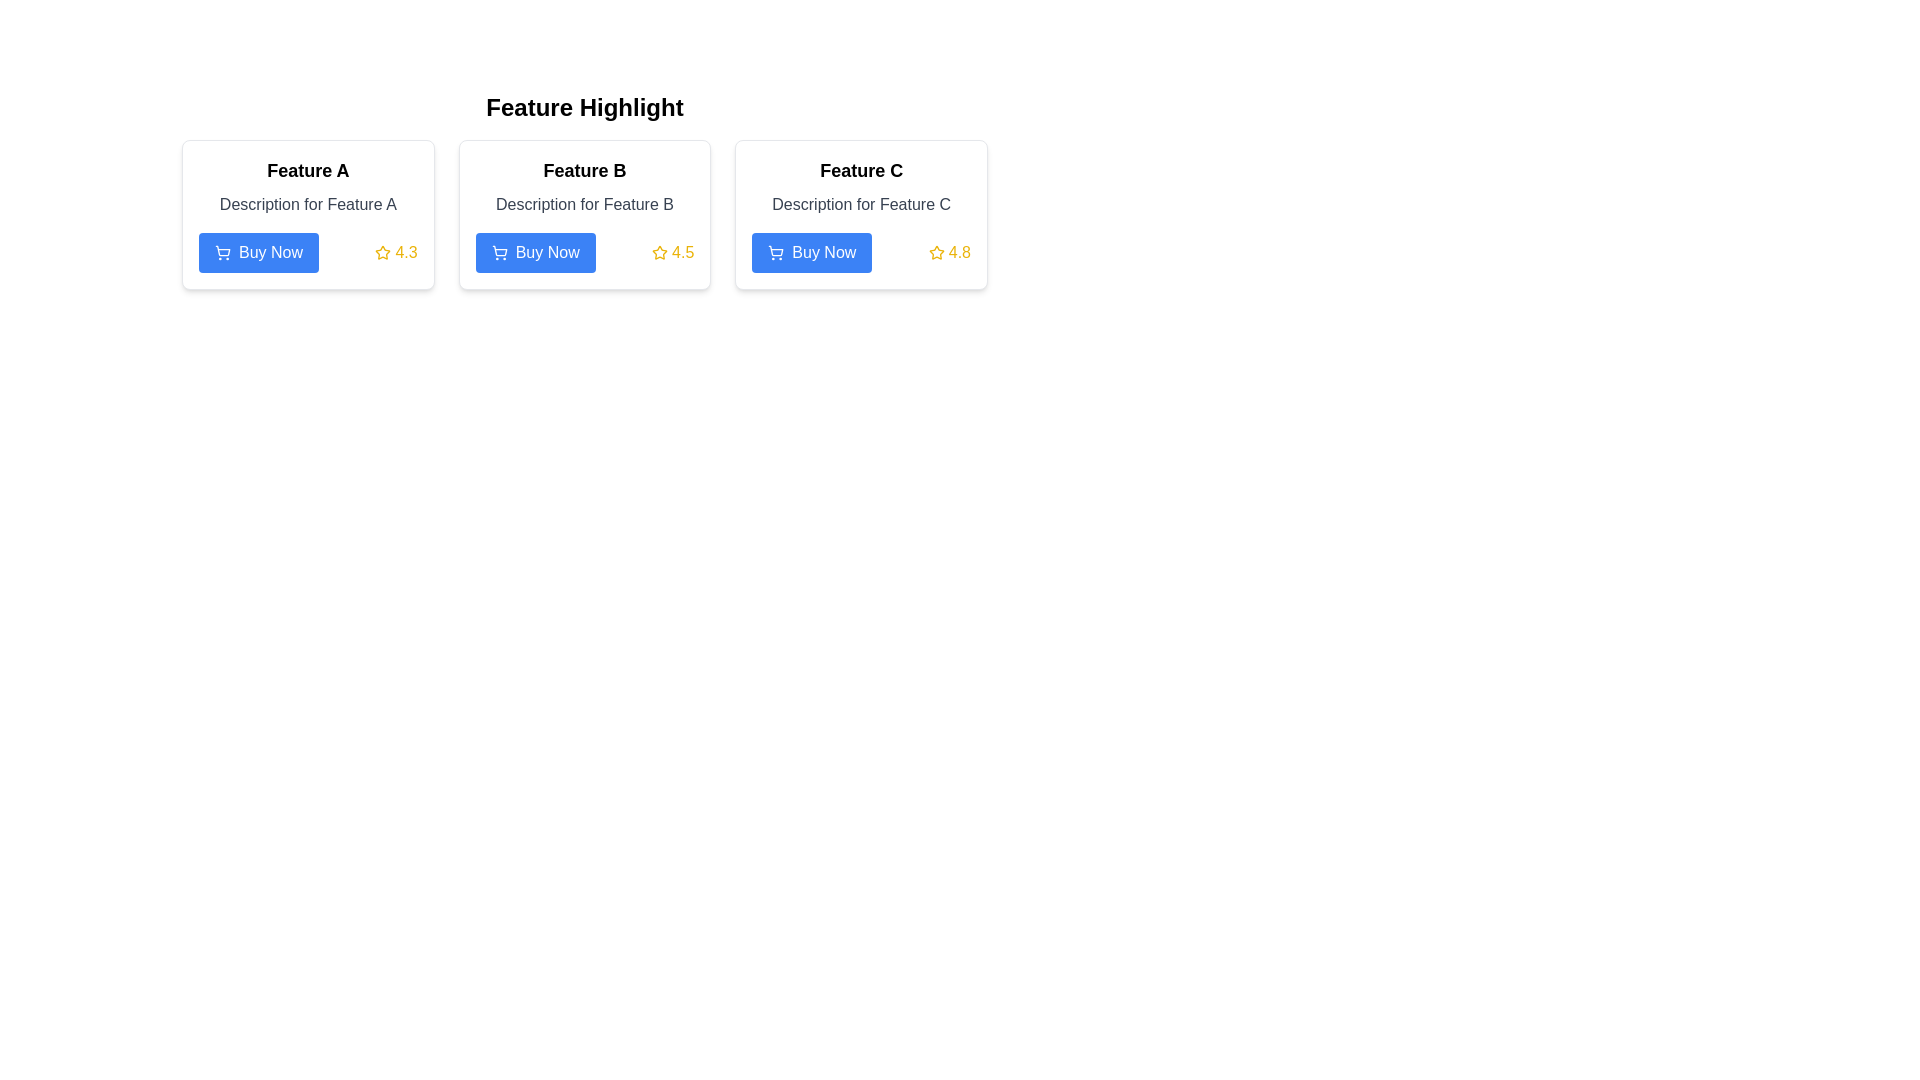 The width and height of the screenshot is (1920, 1080). Describe the element at coordinates (499, 249) in the screenshot. I see `the shopping cart icon located within the 'Buy Now' button in the 'Feature B' card` at that location.